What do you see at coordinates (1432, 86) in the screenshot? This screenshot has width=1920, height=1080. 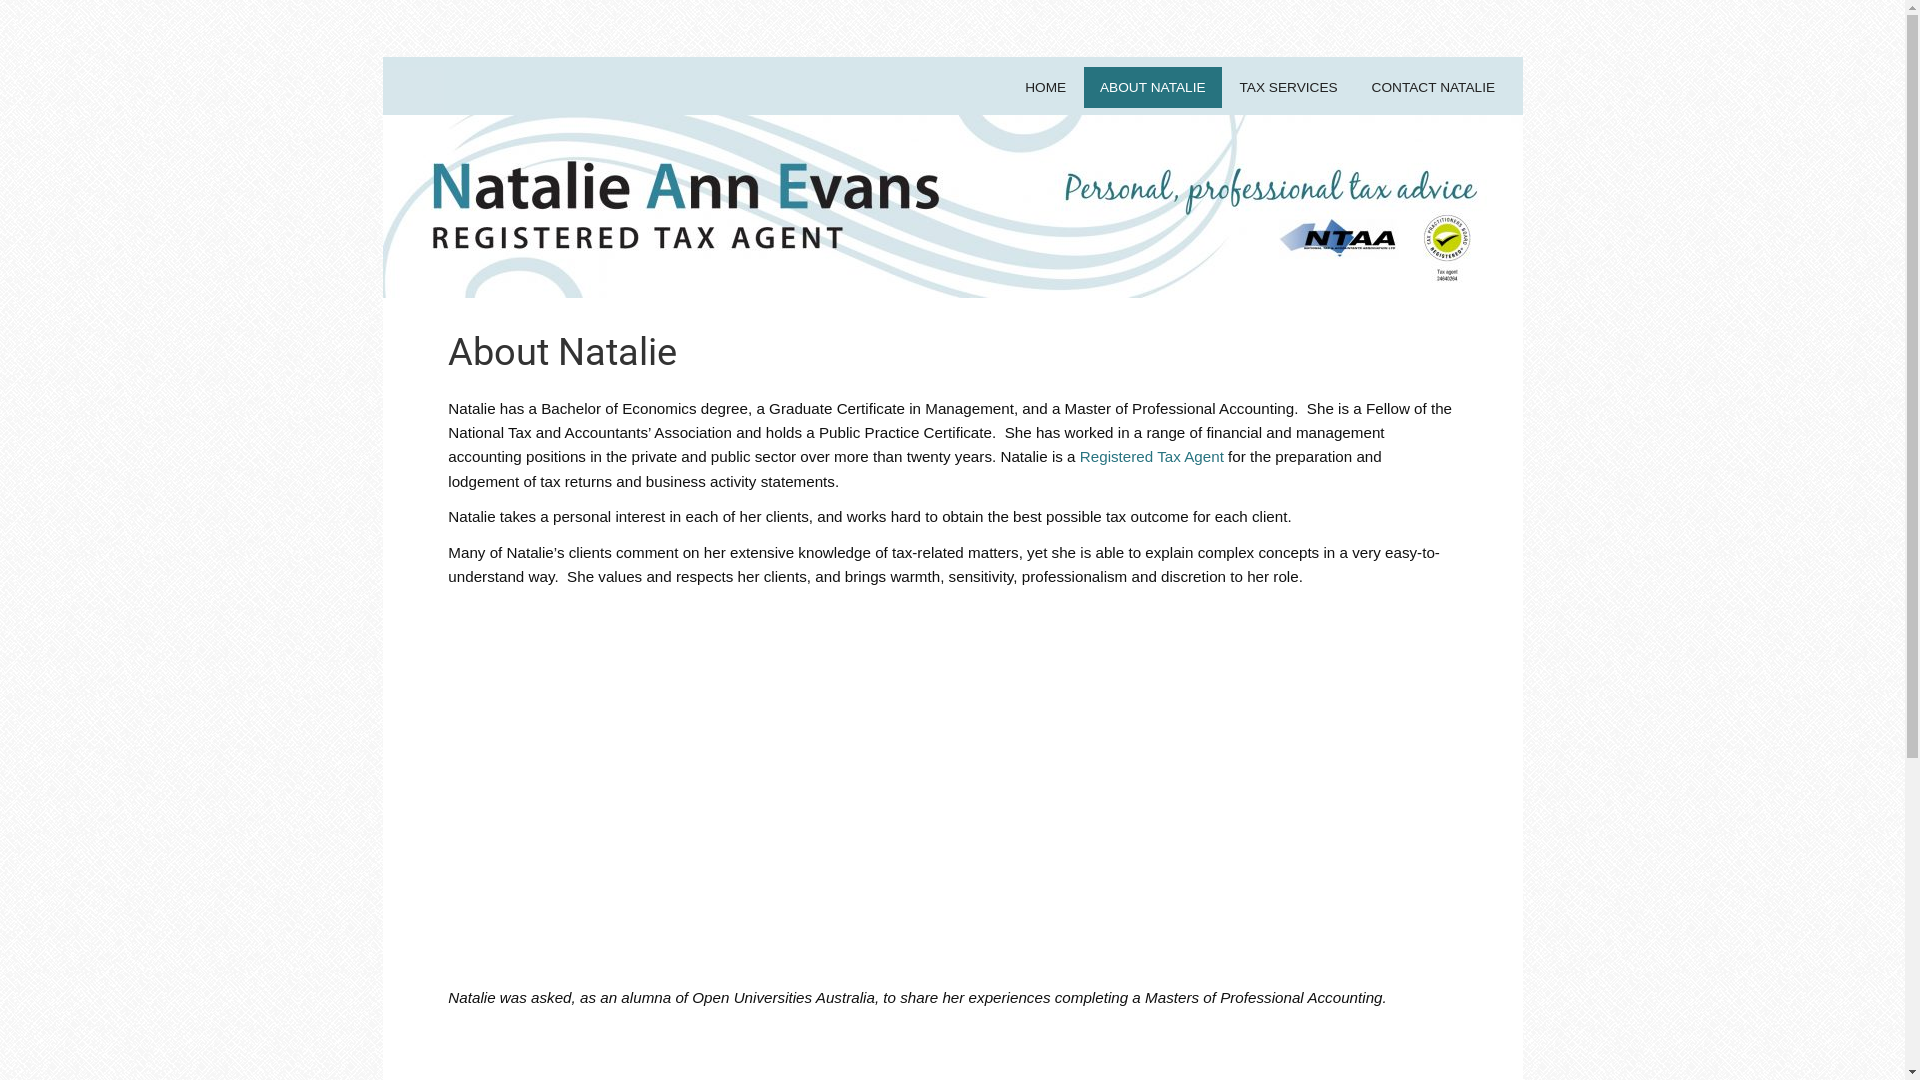 I see `'CONTACT NATALIE'` at bounding box center [1432, 86].